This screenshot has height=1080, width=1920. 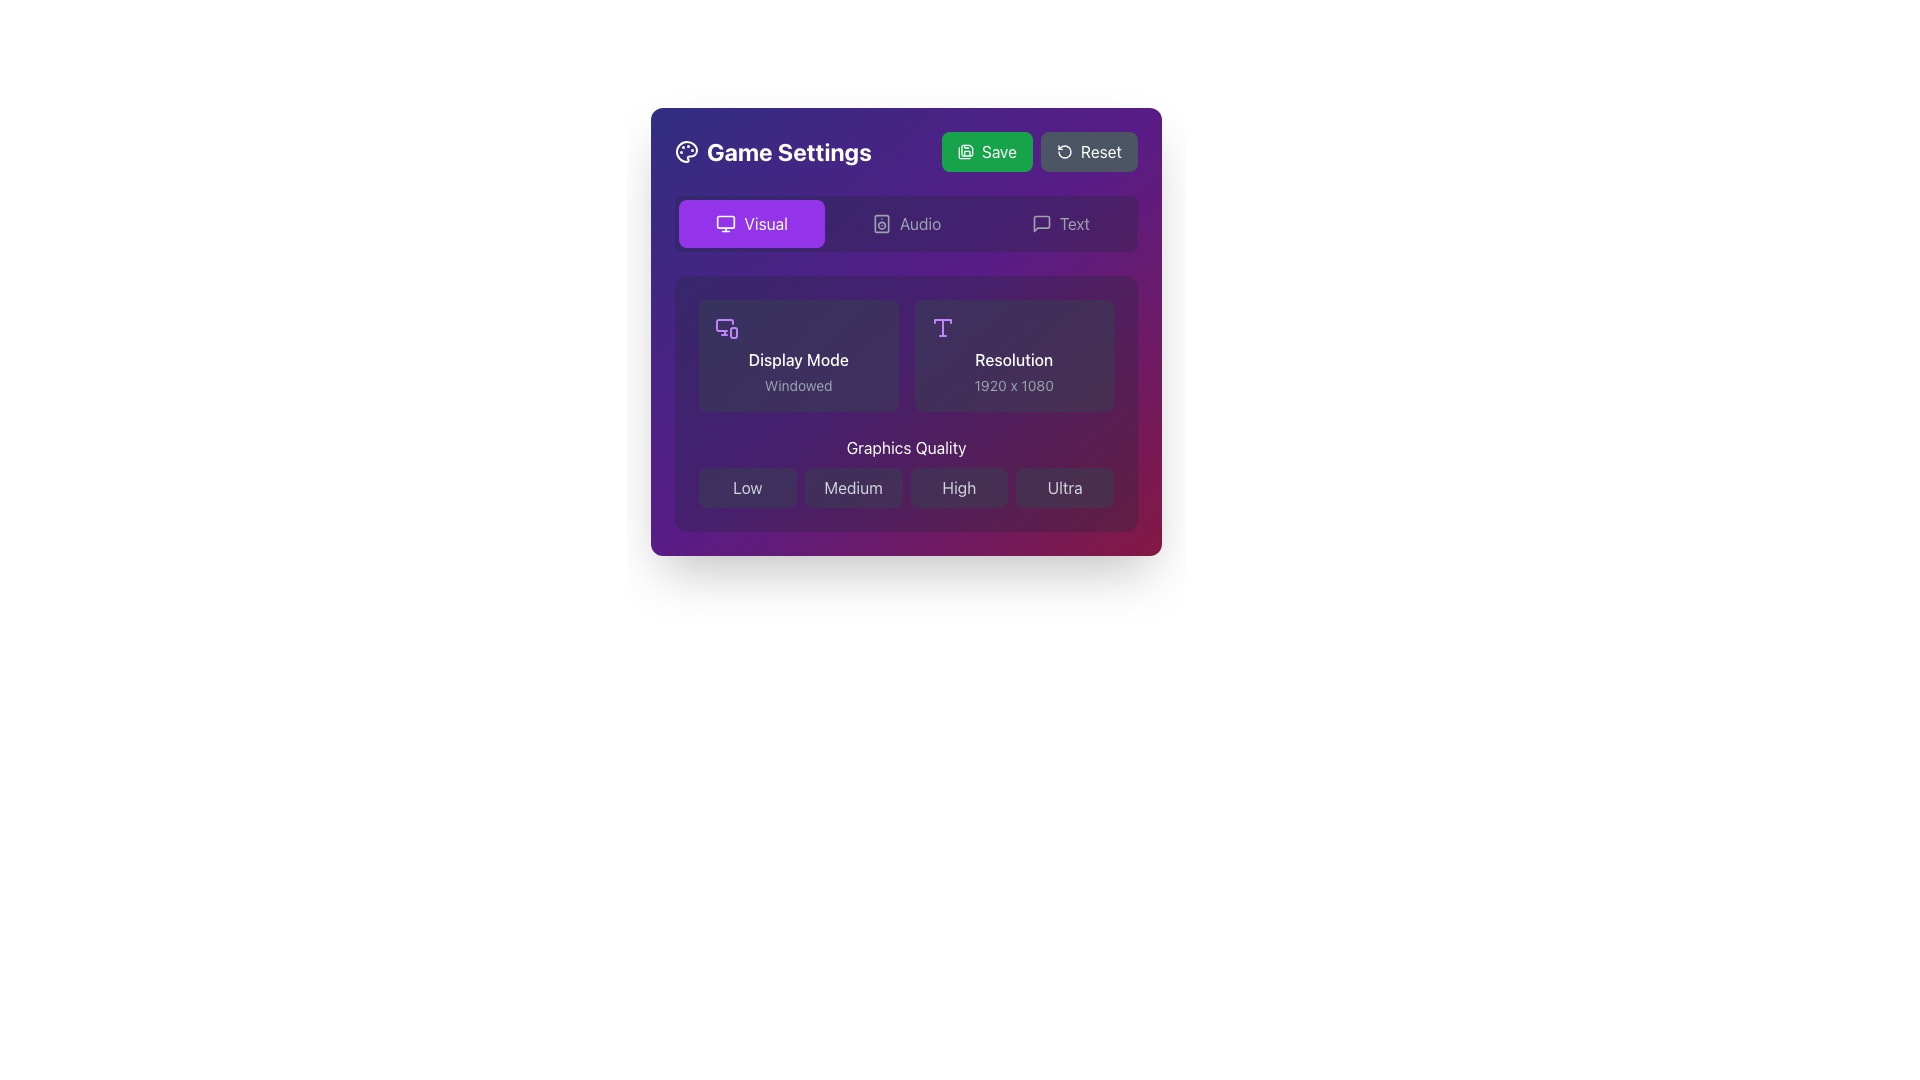 I want to click on the rectangle representing the monitor within the 'Visual' tab icon to interact with the tab, so click(x=725, y=222).